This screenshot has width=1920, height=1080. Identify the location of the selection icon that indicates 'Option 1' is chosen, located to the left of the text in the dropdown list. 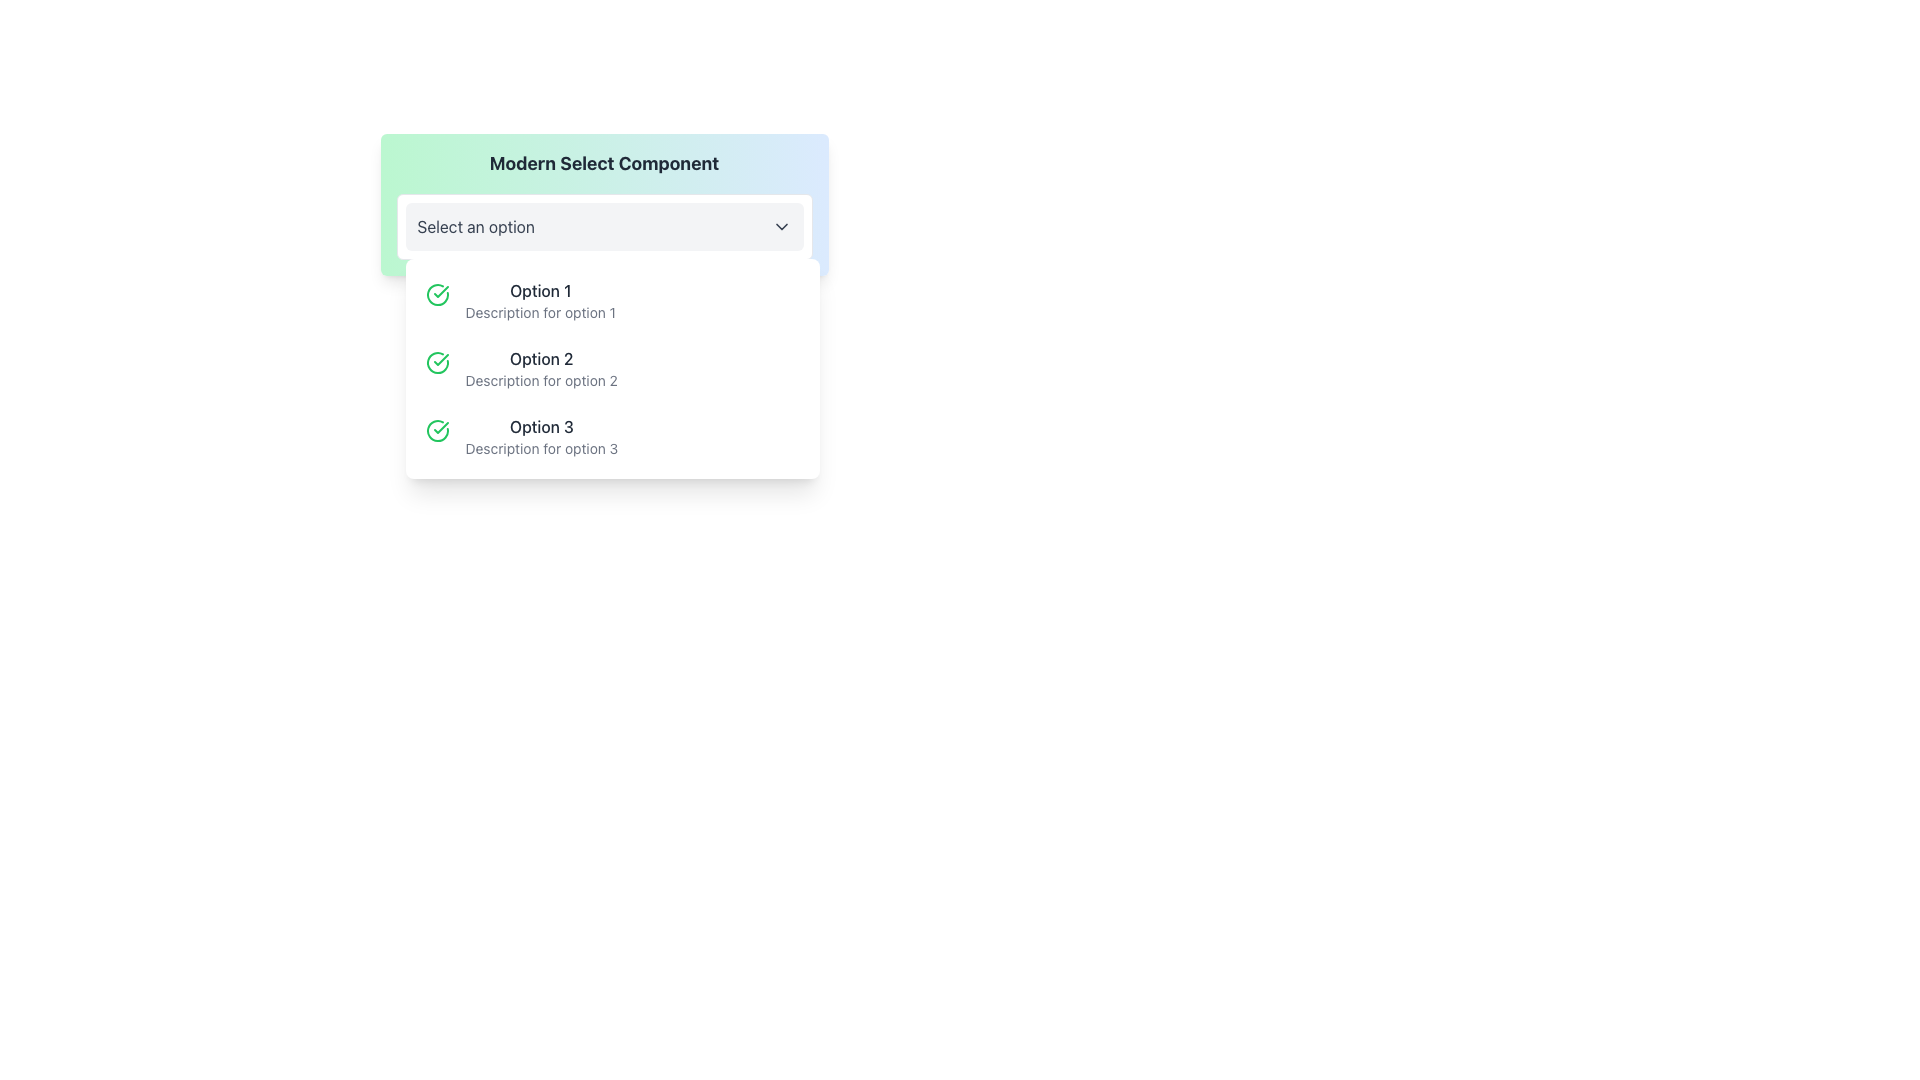
(436, 294).